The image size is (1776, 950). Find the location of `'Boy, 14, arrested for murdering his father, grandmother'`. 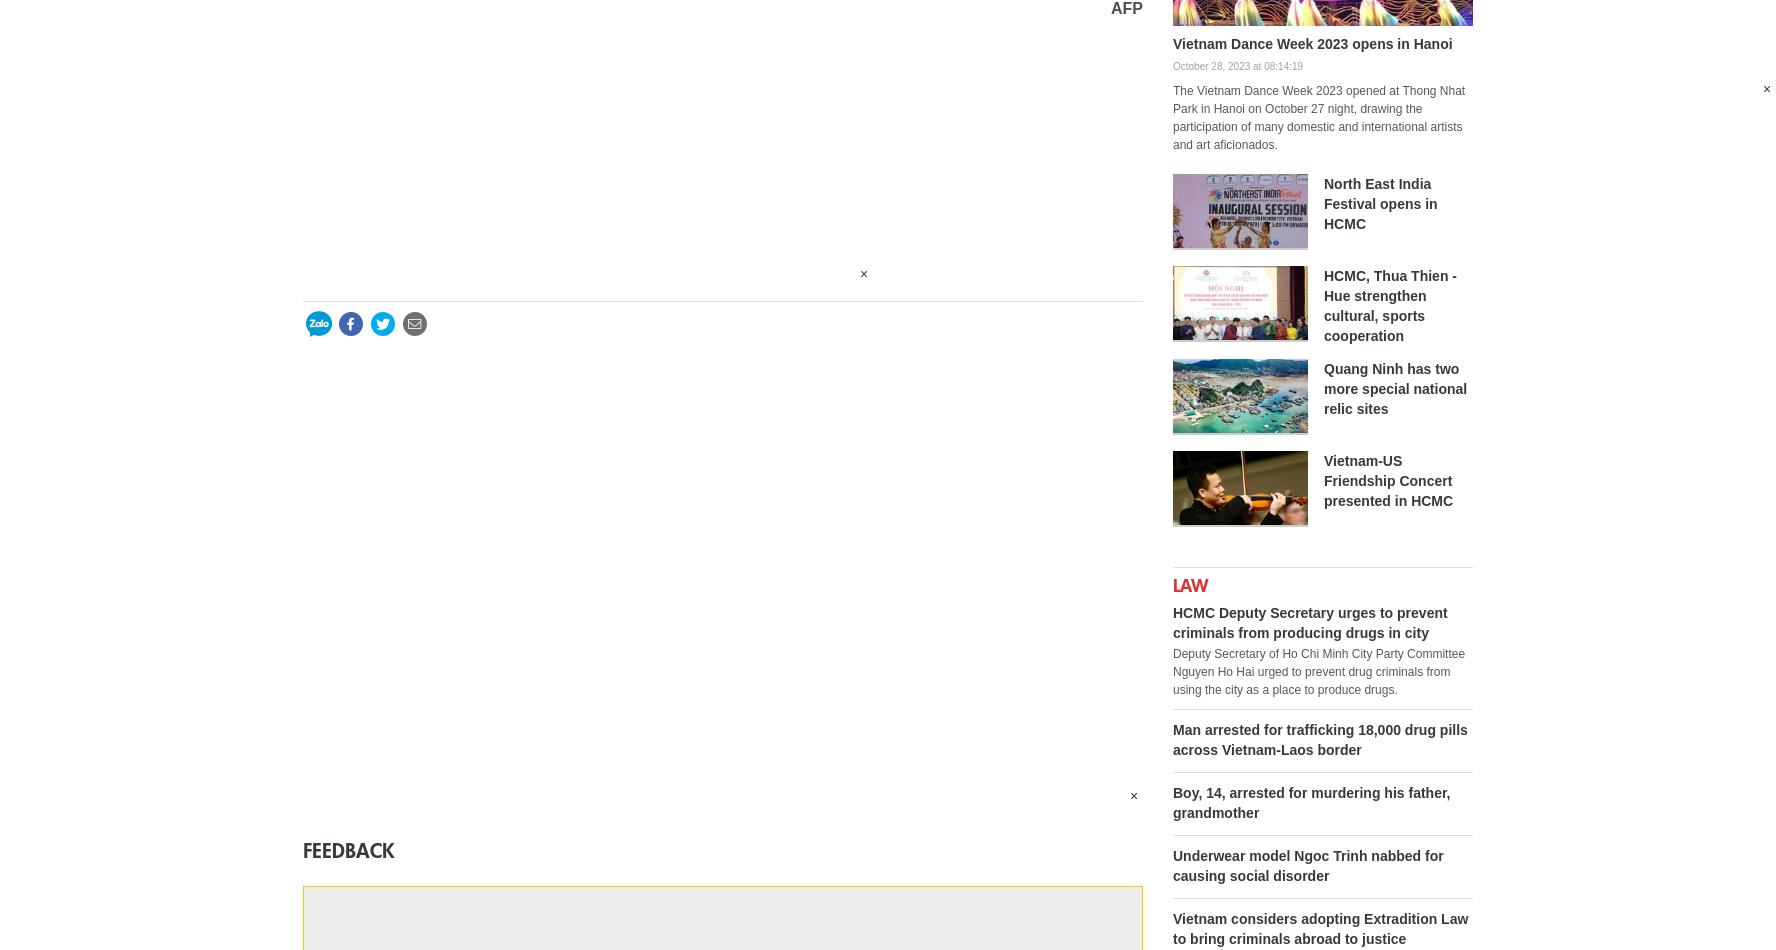

'Boy, 14, arrested for murdering his father, grandmother' is located at coordinates (1311, 800).